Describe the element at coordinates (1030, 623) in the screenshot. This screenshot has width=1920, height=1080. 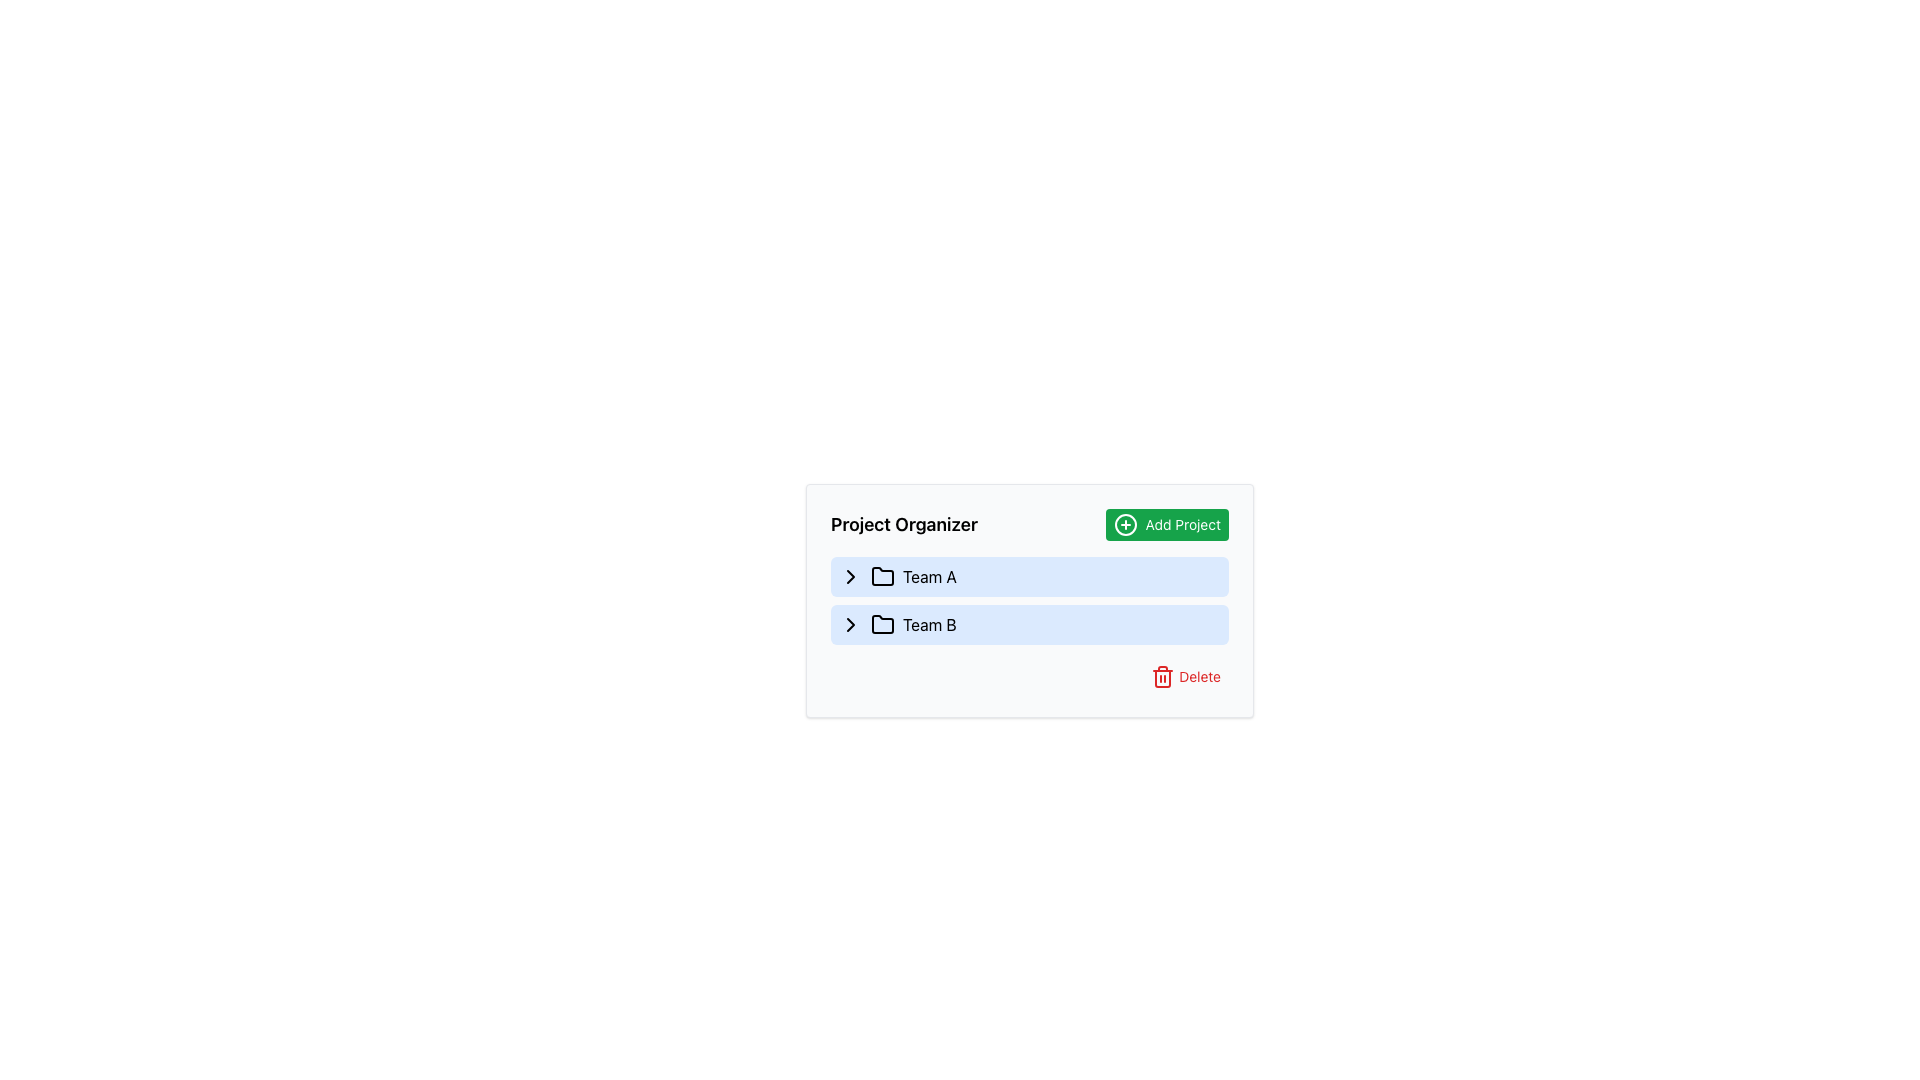
I see `the 'Team B' entry in the project organization interface` at that location.